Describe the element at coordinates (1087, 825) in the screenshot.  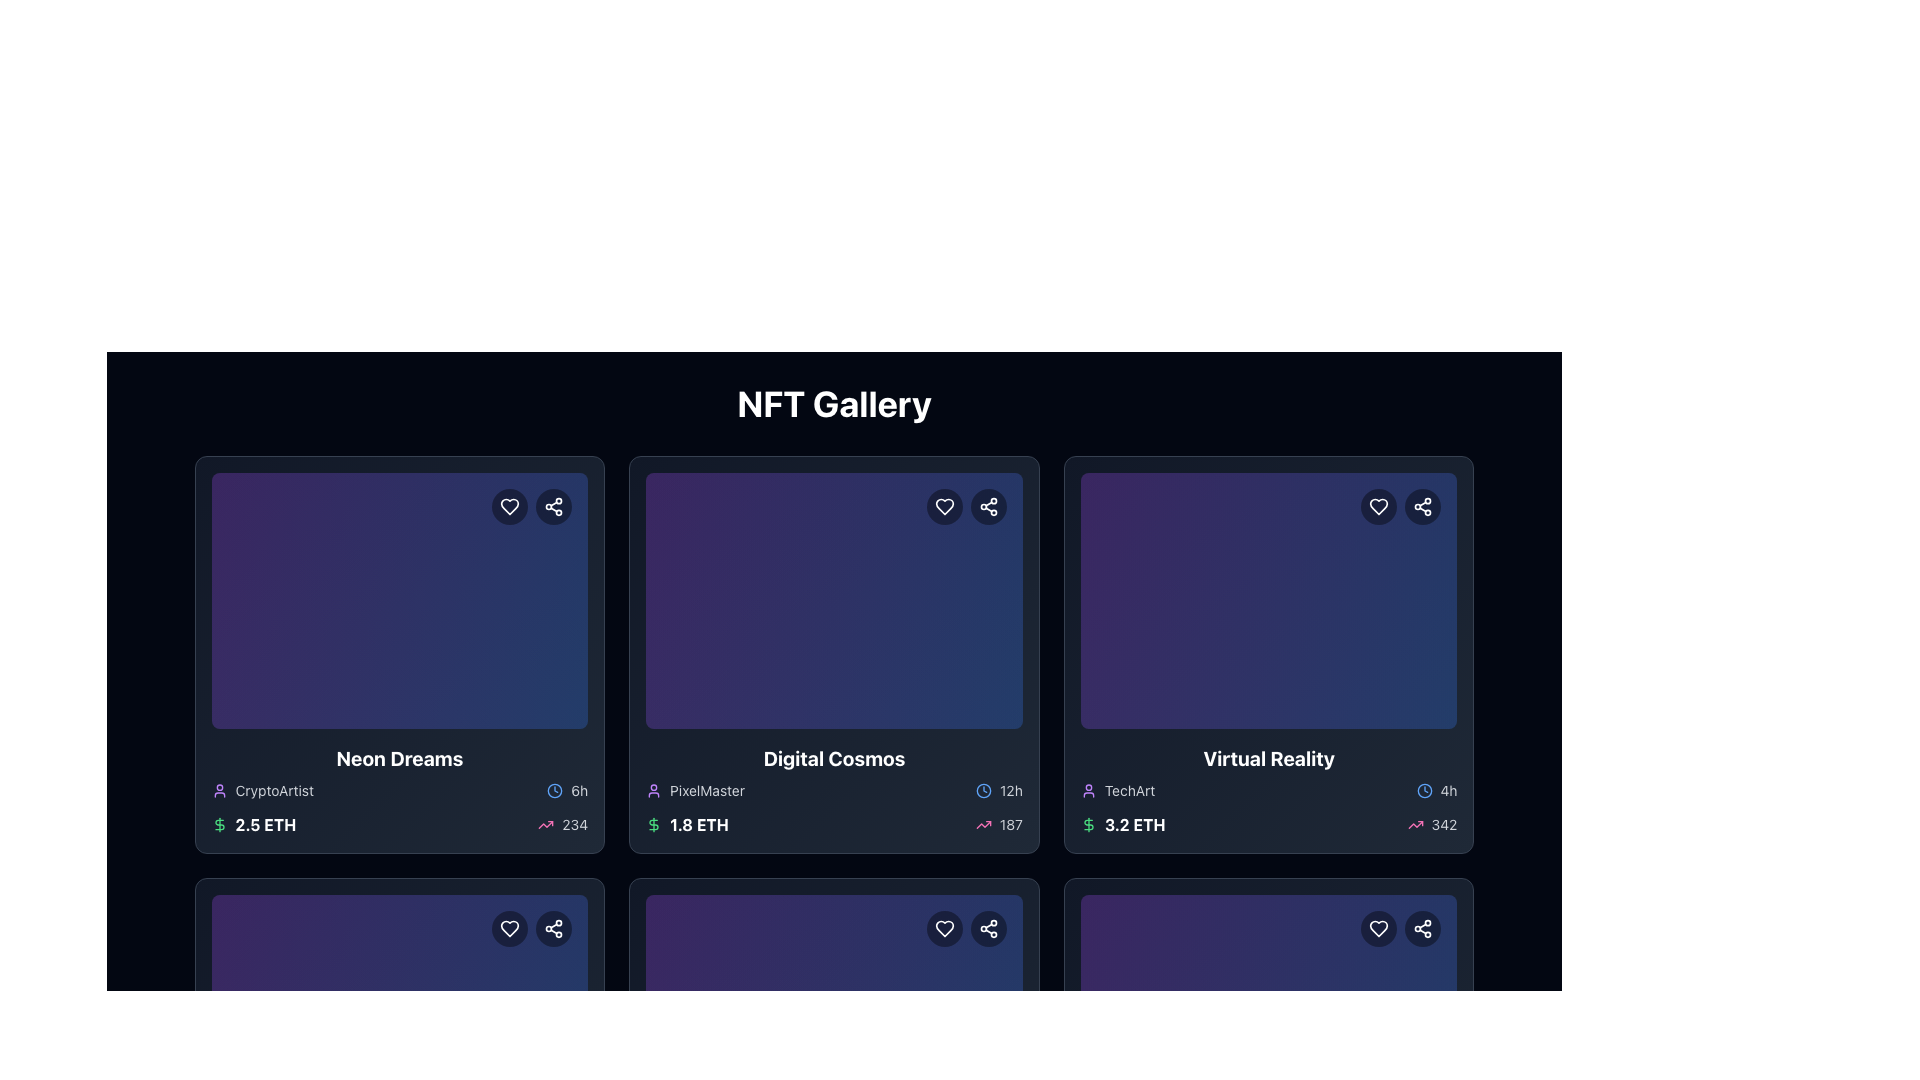
I see `the dollar sign icon styled with a green hue, located to the left of the text '3.2 ETH' within the 'Virtual Reality' card in the third column of the upper row of displayed cards` at that location.